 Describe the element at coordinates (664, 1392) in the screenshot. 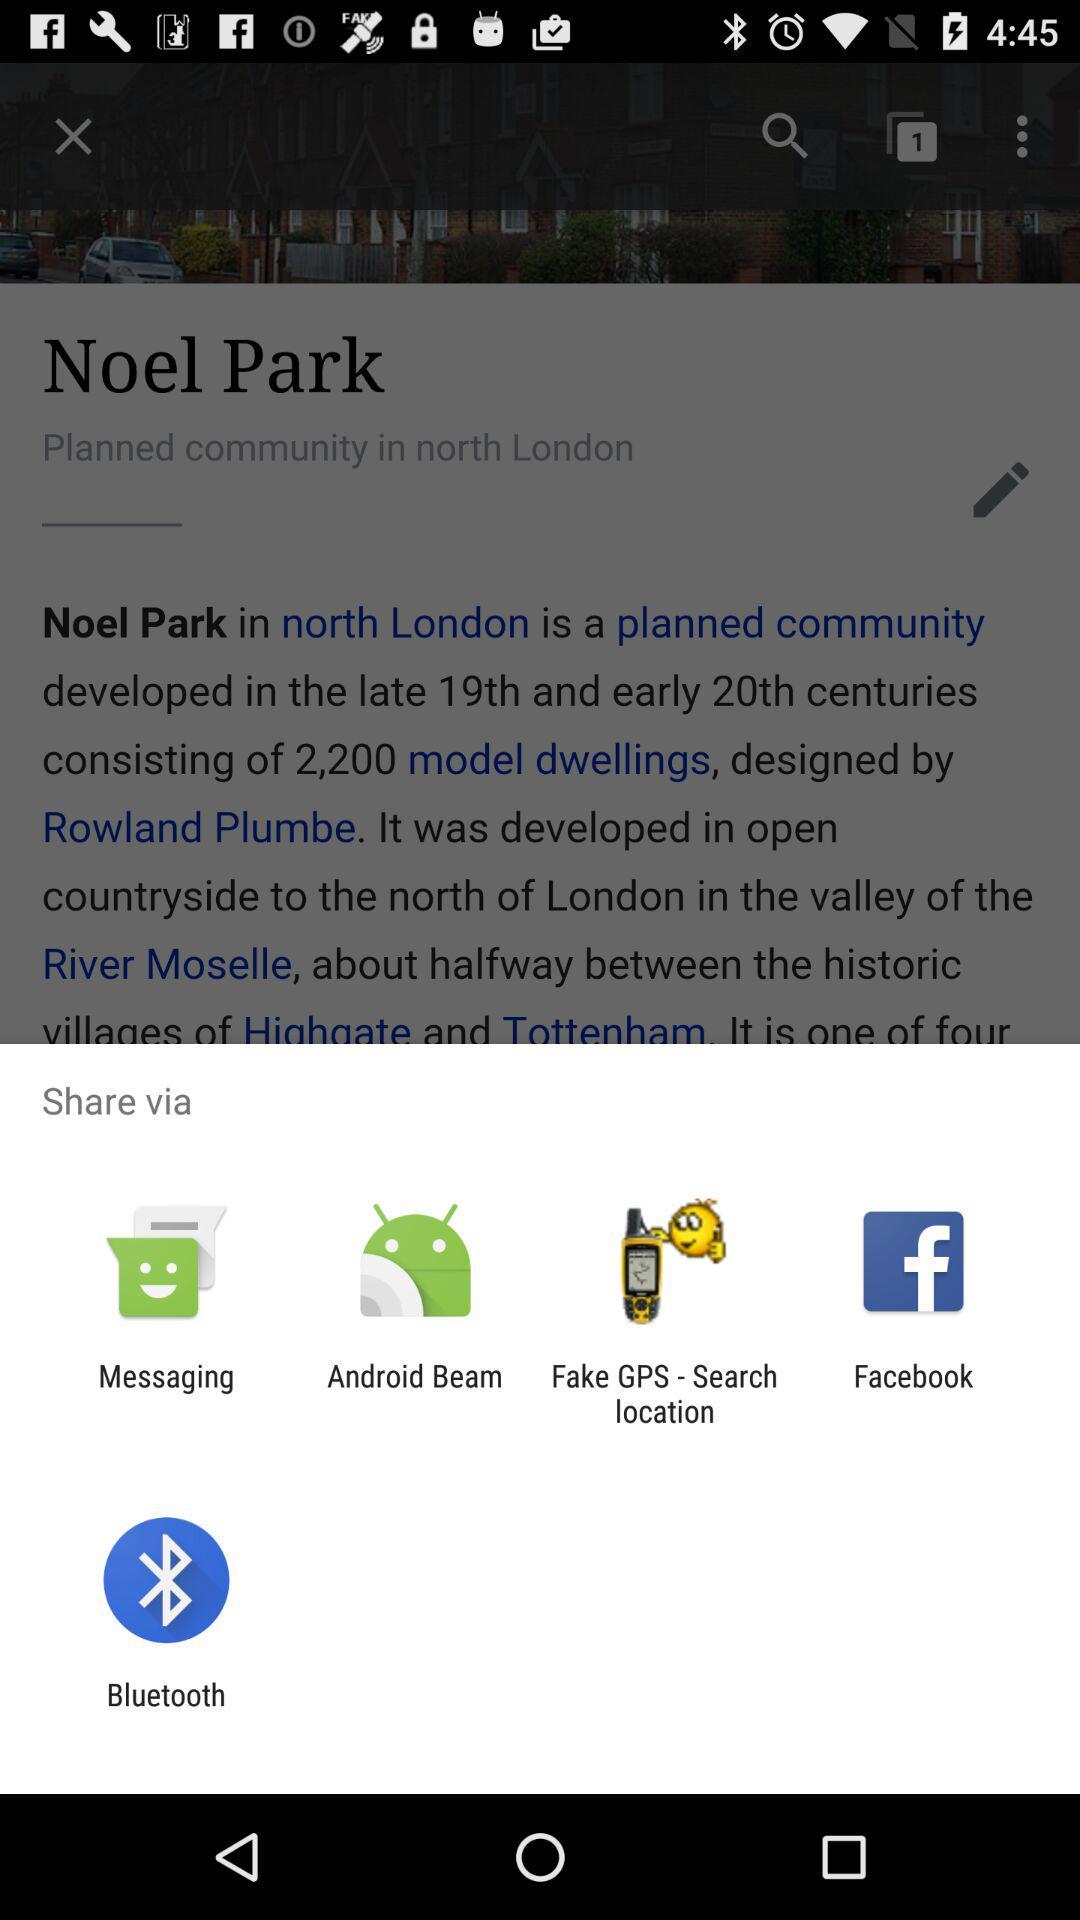

I see `the fake gps search item` at that location.